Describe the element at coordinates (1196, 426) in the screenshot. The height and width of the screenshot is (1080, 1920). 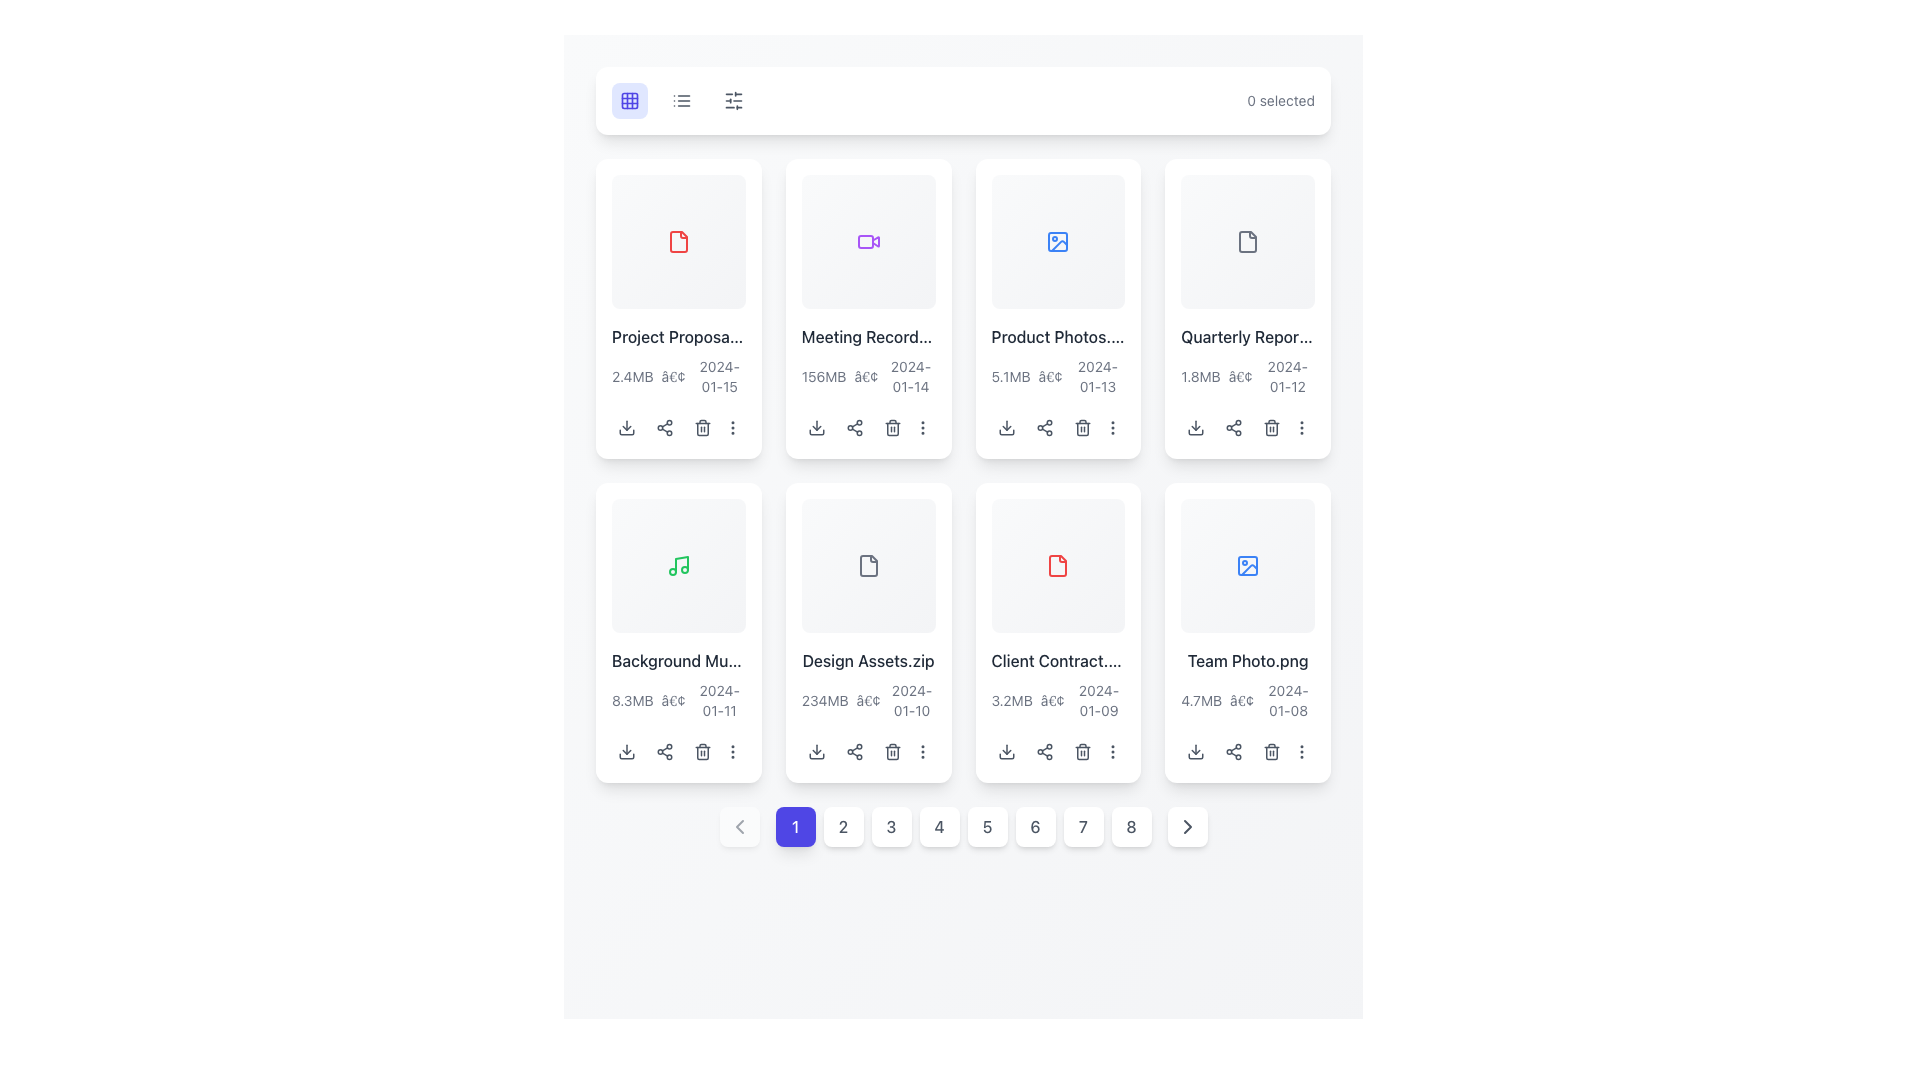
I see `the download button located directly below the 'Quarterly Report.pdf' file card in the asset grid to initiate the download of the file` at that location.